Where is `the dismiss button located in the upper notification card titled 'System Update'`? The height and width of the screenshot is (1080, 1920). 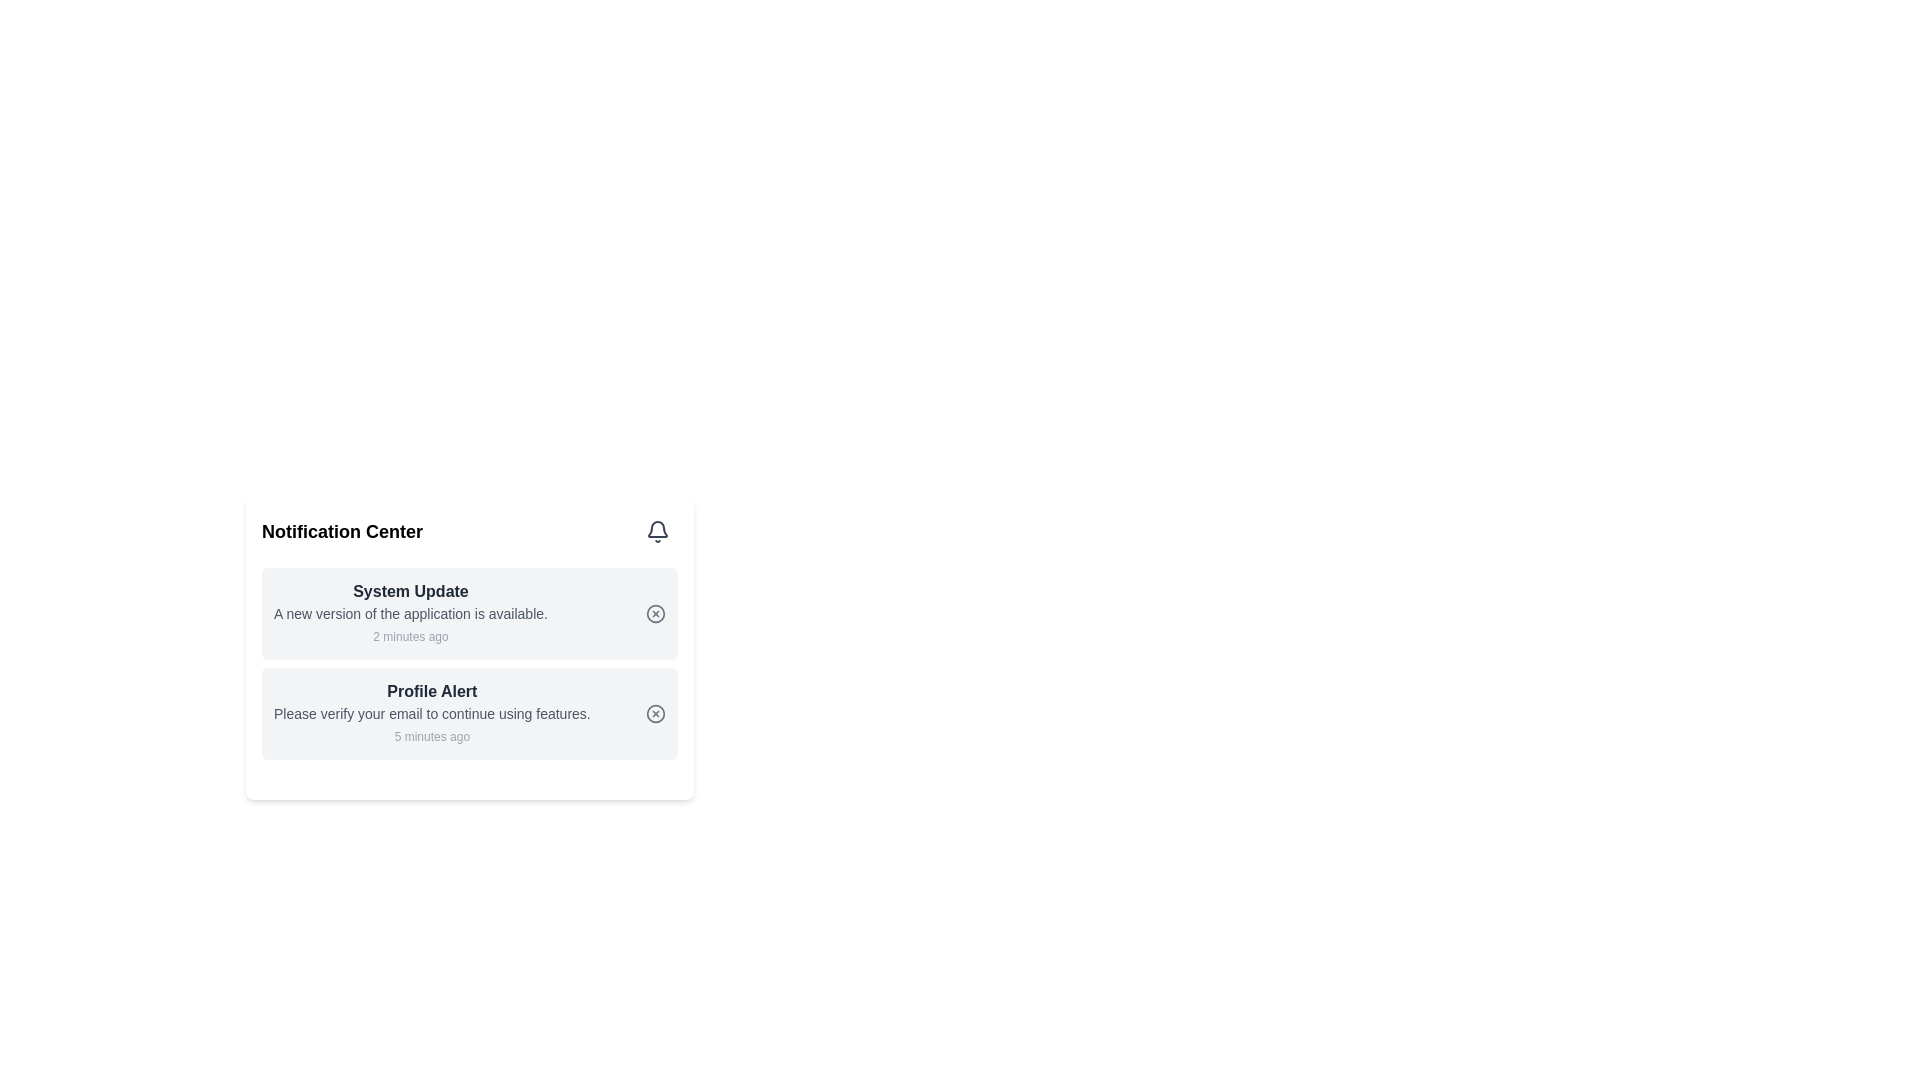 the dismiss button located in the upper notification card titled 'System Update' is located at coordinates (656, 612).